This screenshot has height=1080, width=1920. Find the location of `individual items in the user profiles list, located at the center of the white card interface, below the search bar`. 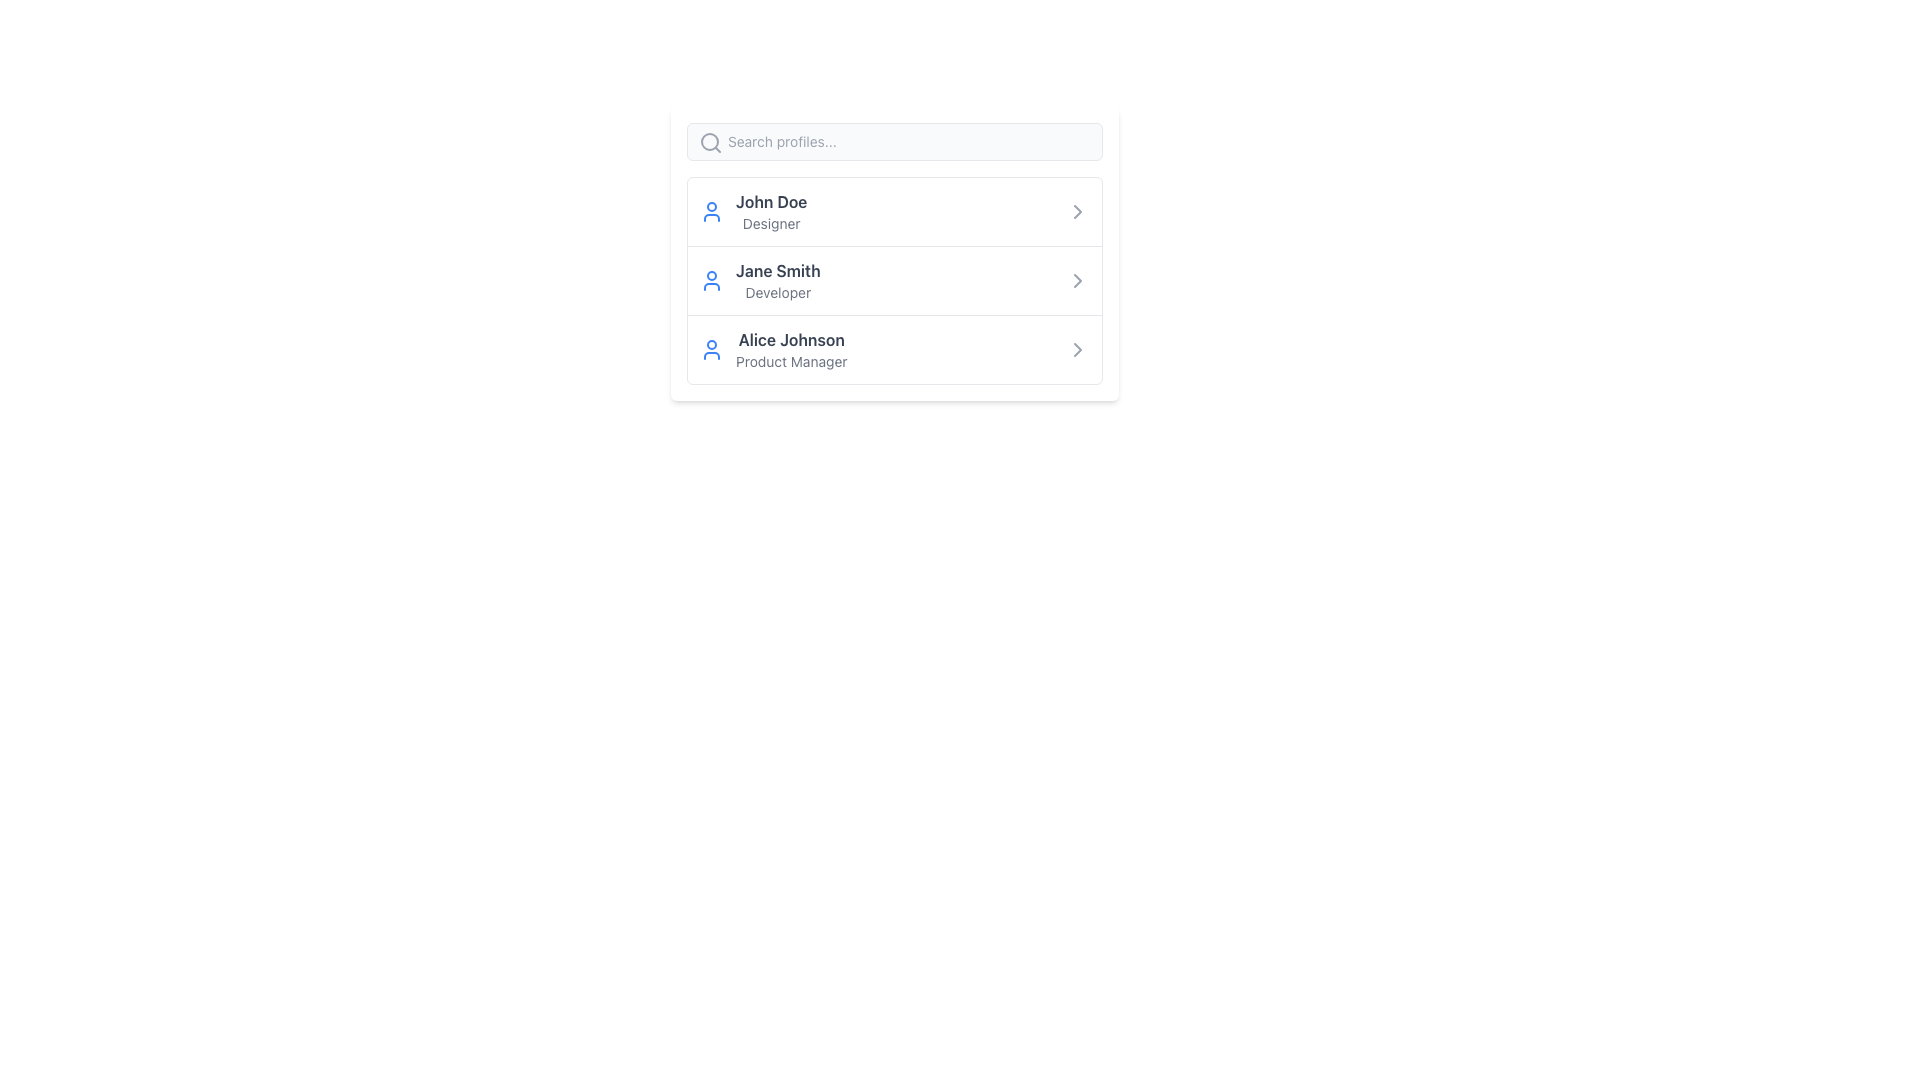

individual items in the user profiles list, located at the center of the white card interface, below the search bar is located at coordinates (893, 281).